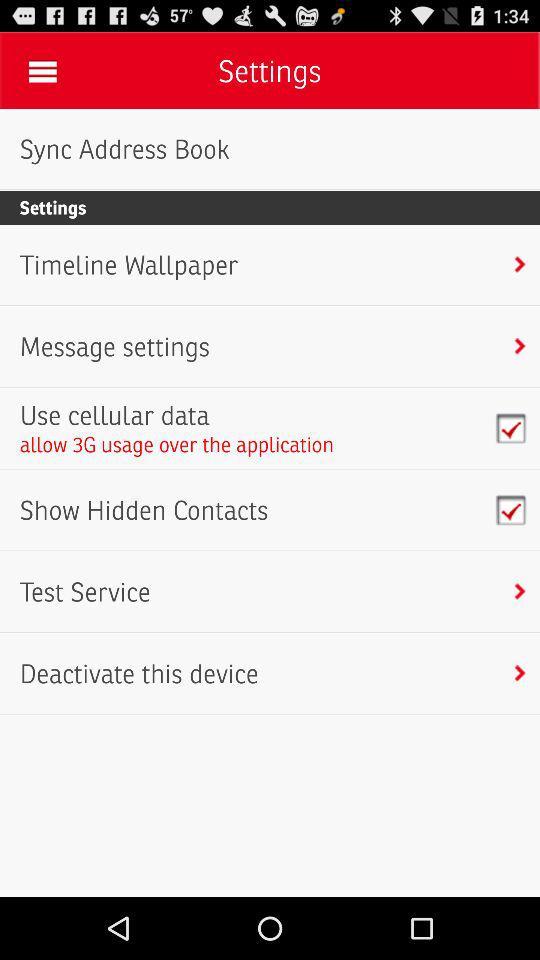  What do you see at coordinates (124, 148) in the screenshot?
I see `sync address book icon` at bounding box center [124, 148].